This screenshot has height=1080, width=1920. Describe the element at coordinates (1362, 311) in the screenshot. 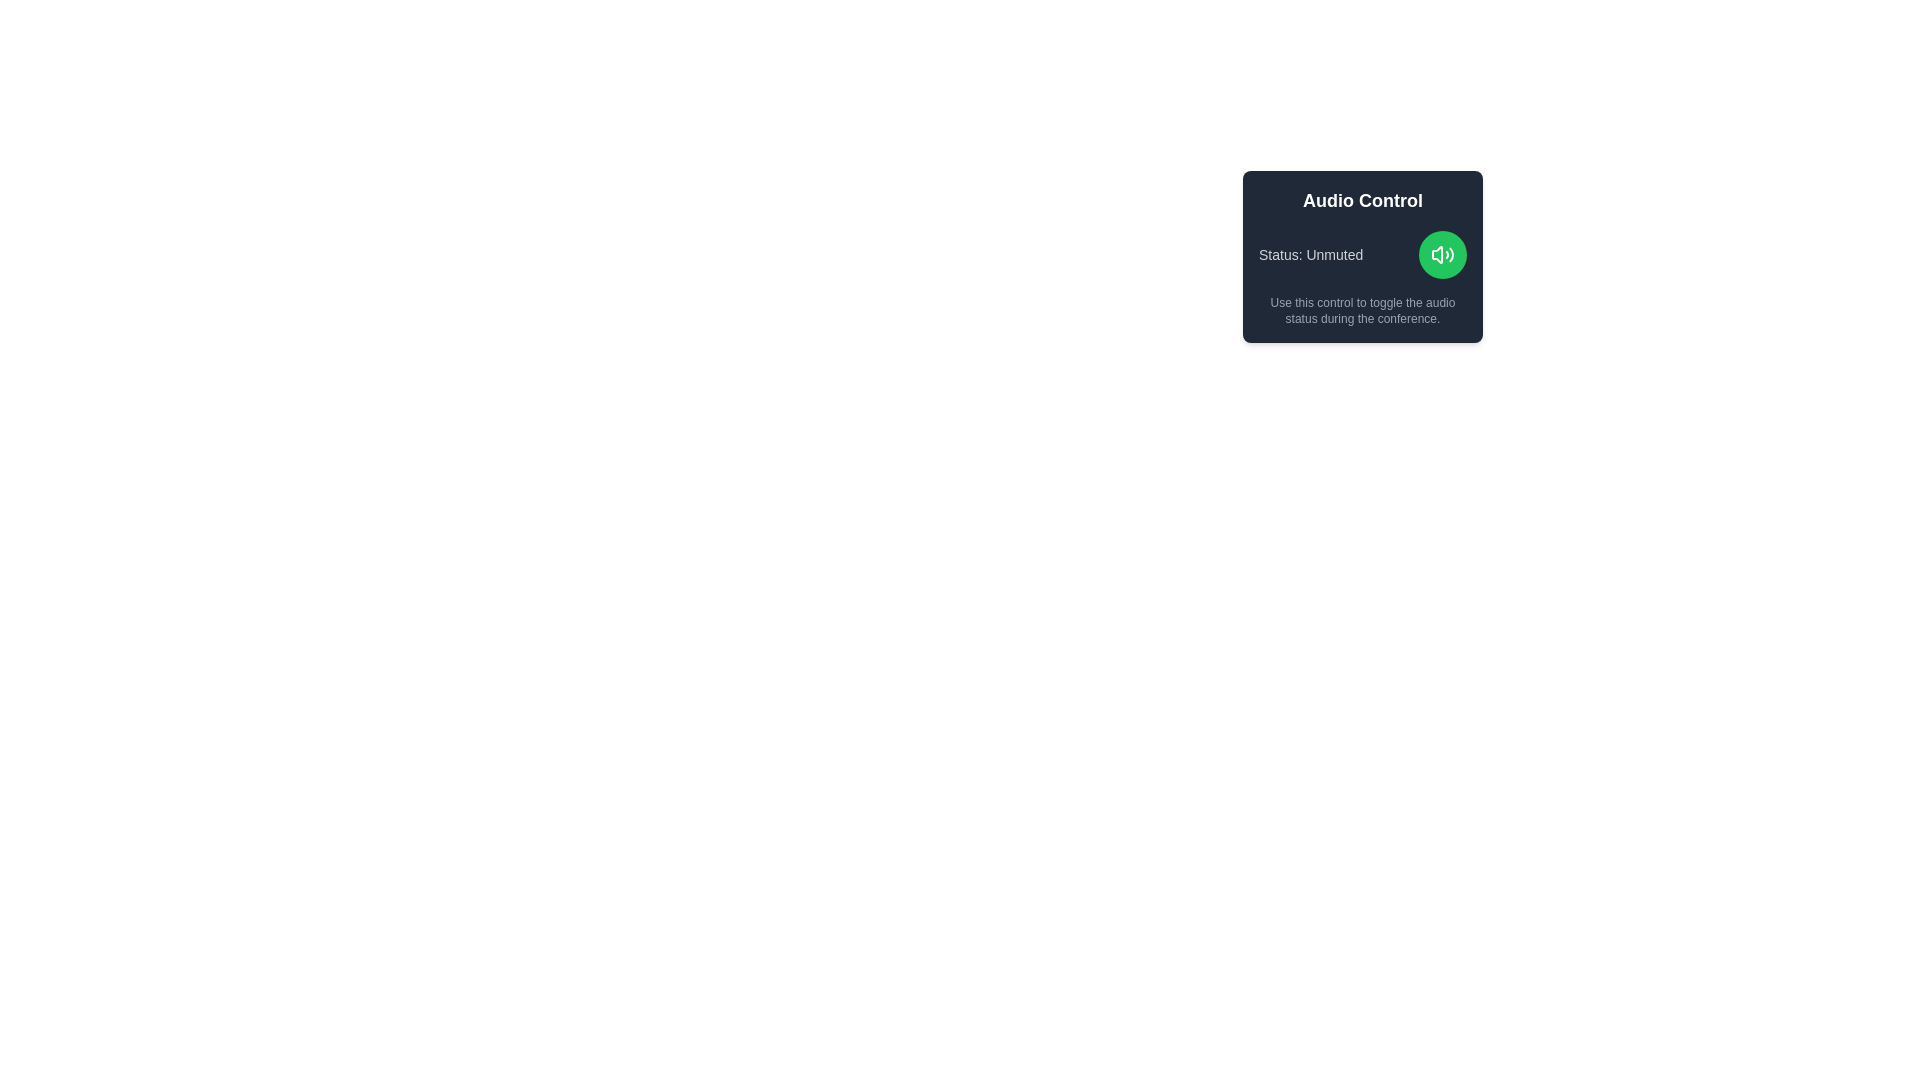

I see `the instructional Static Text within the 'Audio Control' card, located below the 'Status: Unmuted' label and green icon` at that location.